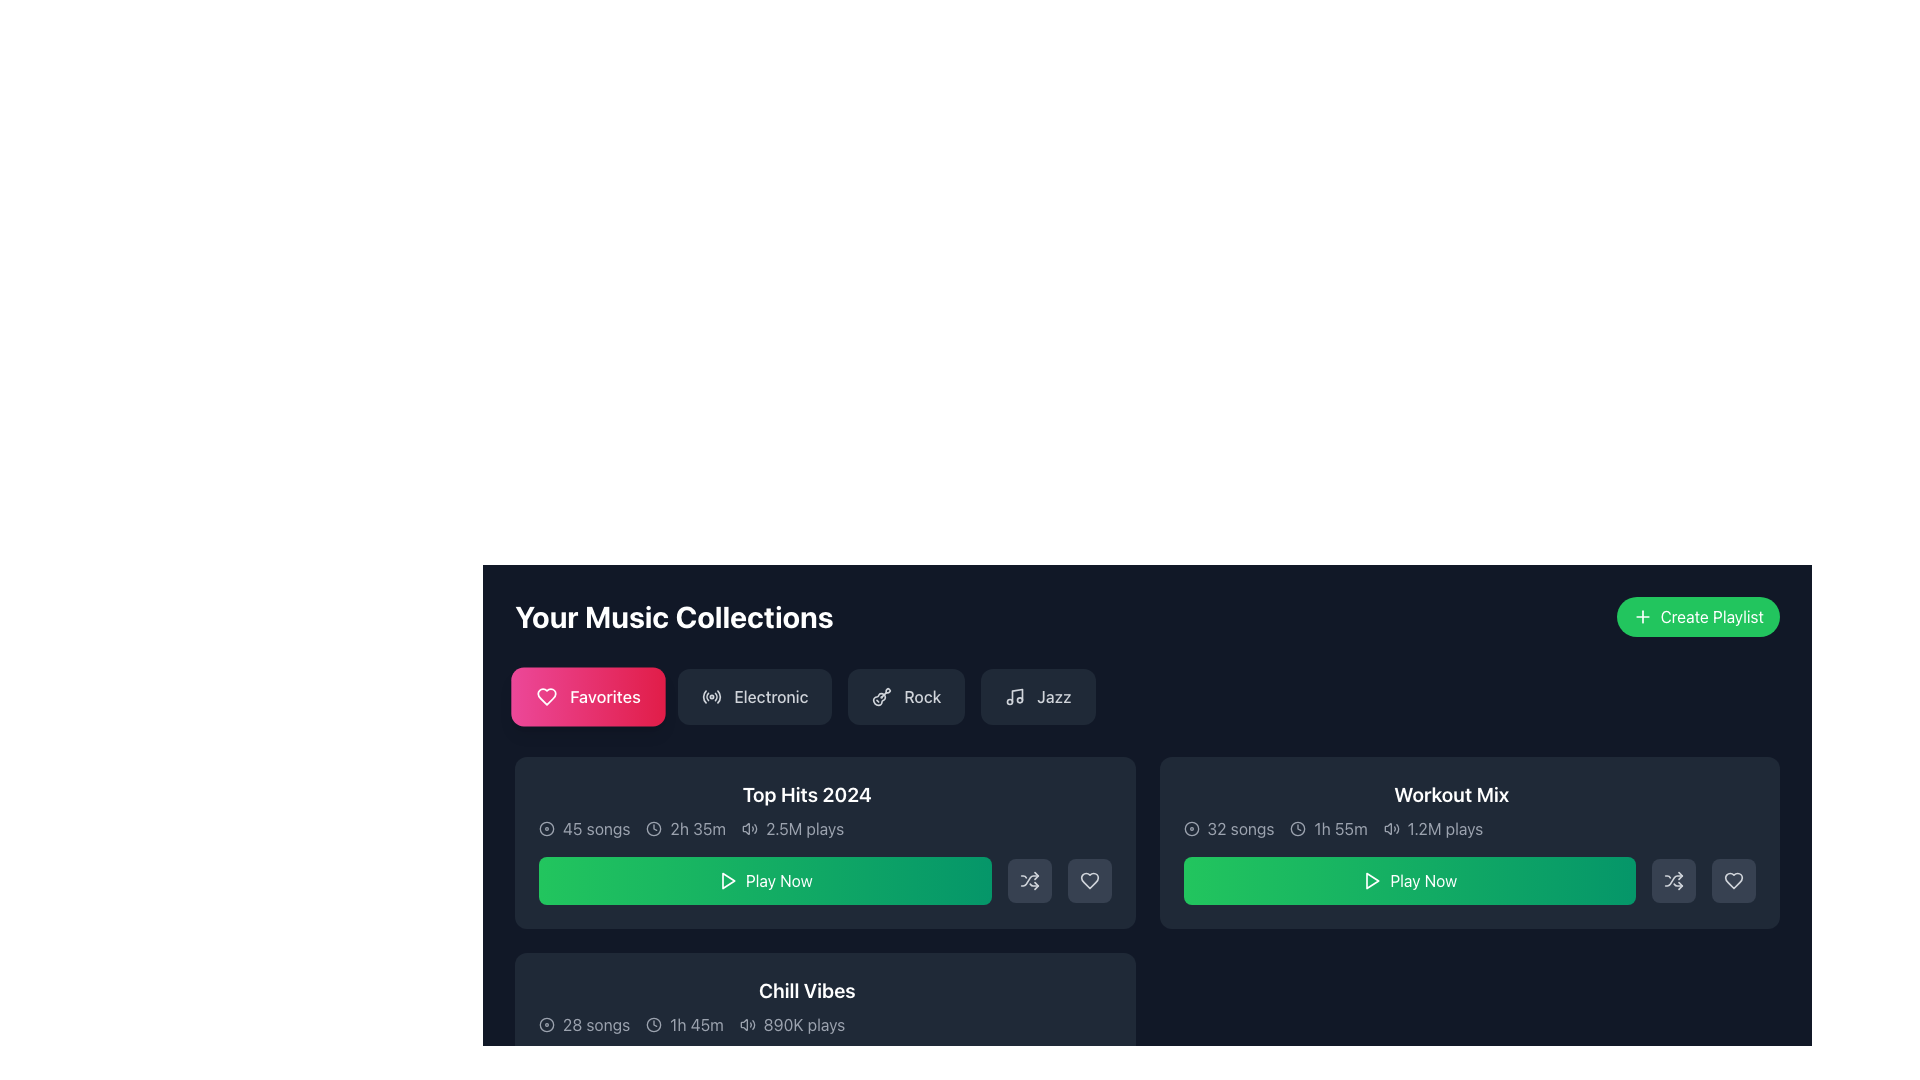 This screenshot has height=1080, width=1920. What do you see at coordinates (778, 879) in the screenshot?
I see `the text label inside the green 'Play Now' button in the 'Top Hits 2024' section to trigger visual feedback` at bounding box center [778, 879].